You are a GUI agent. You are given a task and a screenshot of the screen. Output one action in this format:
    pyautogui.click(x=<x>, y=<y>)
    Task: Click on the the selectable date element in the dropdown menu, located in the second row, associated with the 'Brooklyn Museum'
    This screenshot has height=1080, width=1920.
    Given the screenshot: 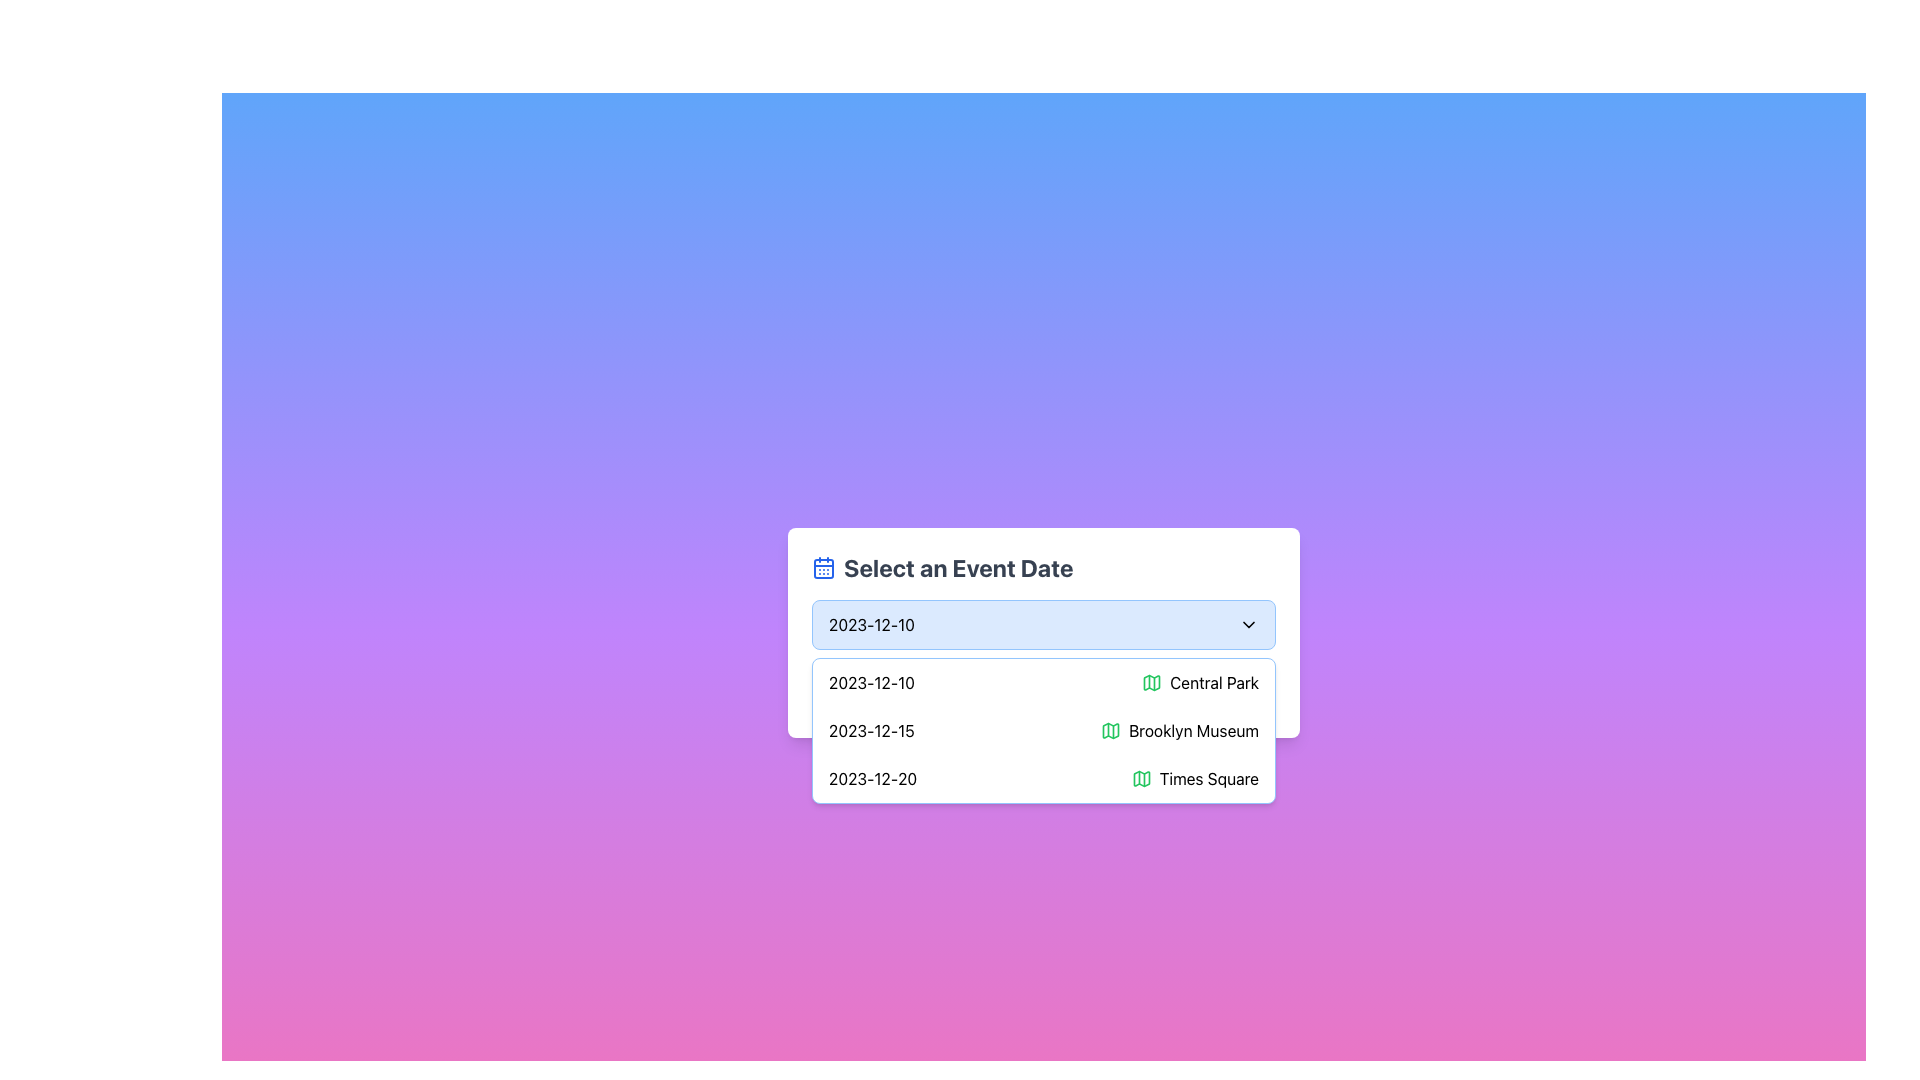 What is the action you would take?
    pyautogui.click(x=871, y=731)
    